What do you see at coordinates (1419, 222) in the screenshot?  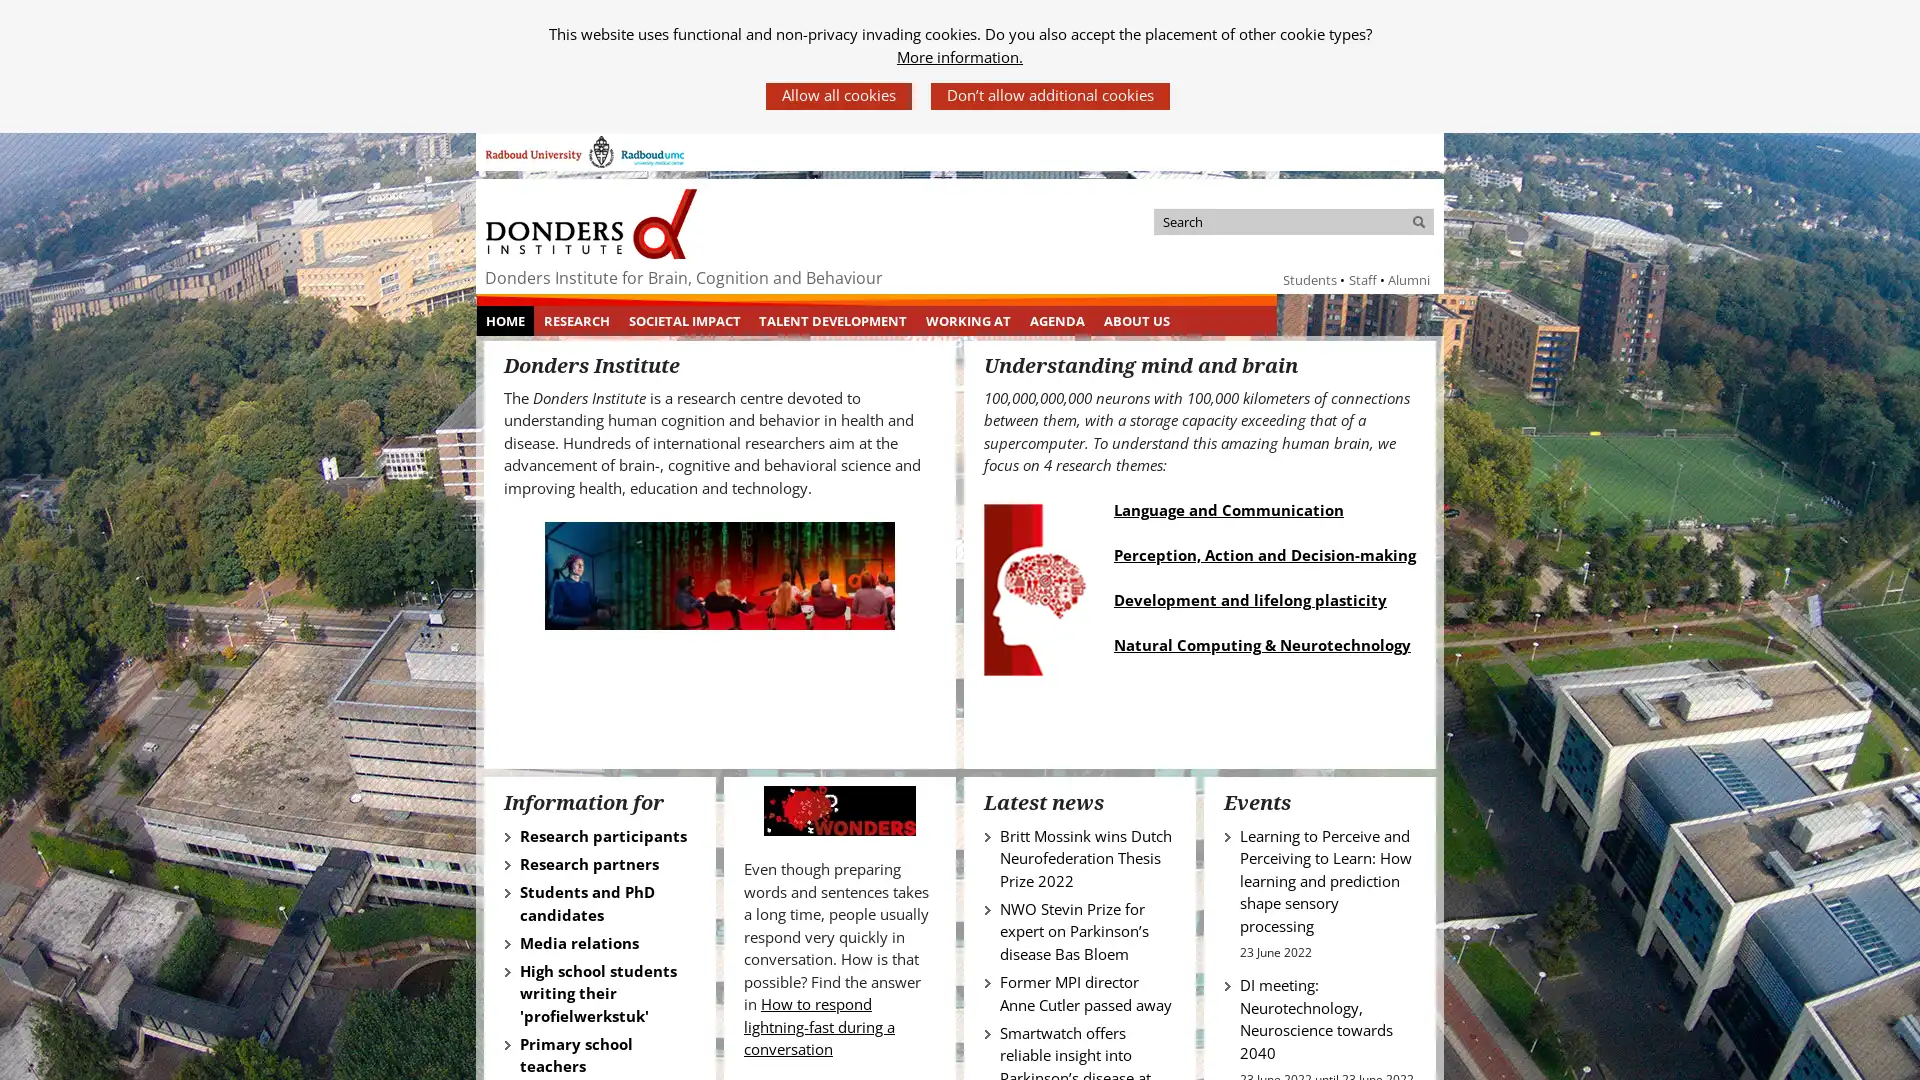 I see `Search` at bounding box center [1419, 222].